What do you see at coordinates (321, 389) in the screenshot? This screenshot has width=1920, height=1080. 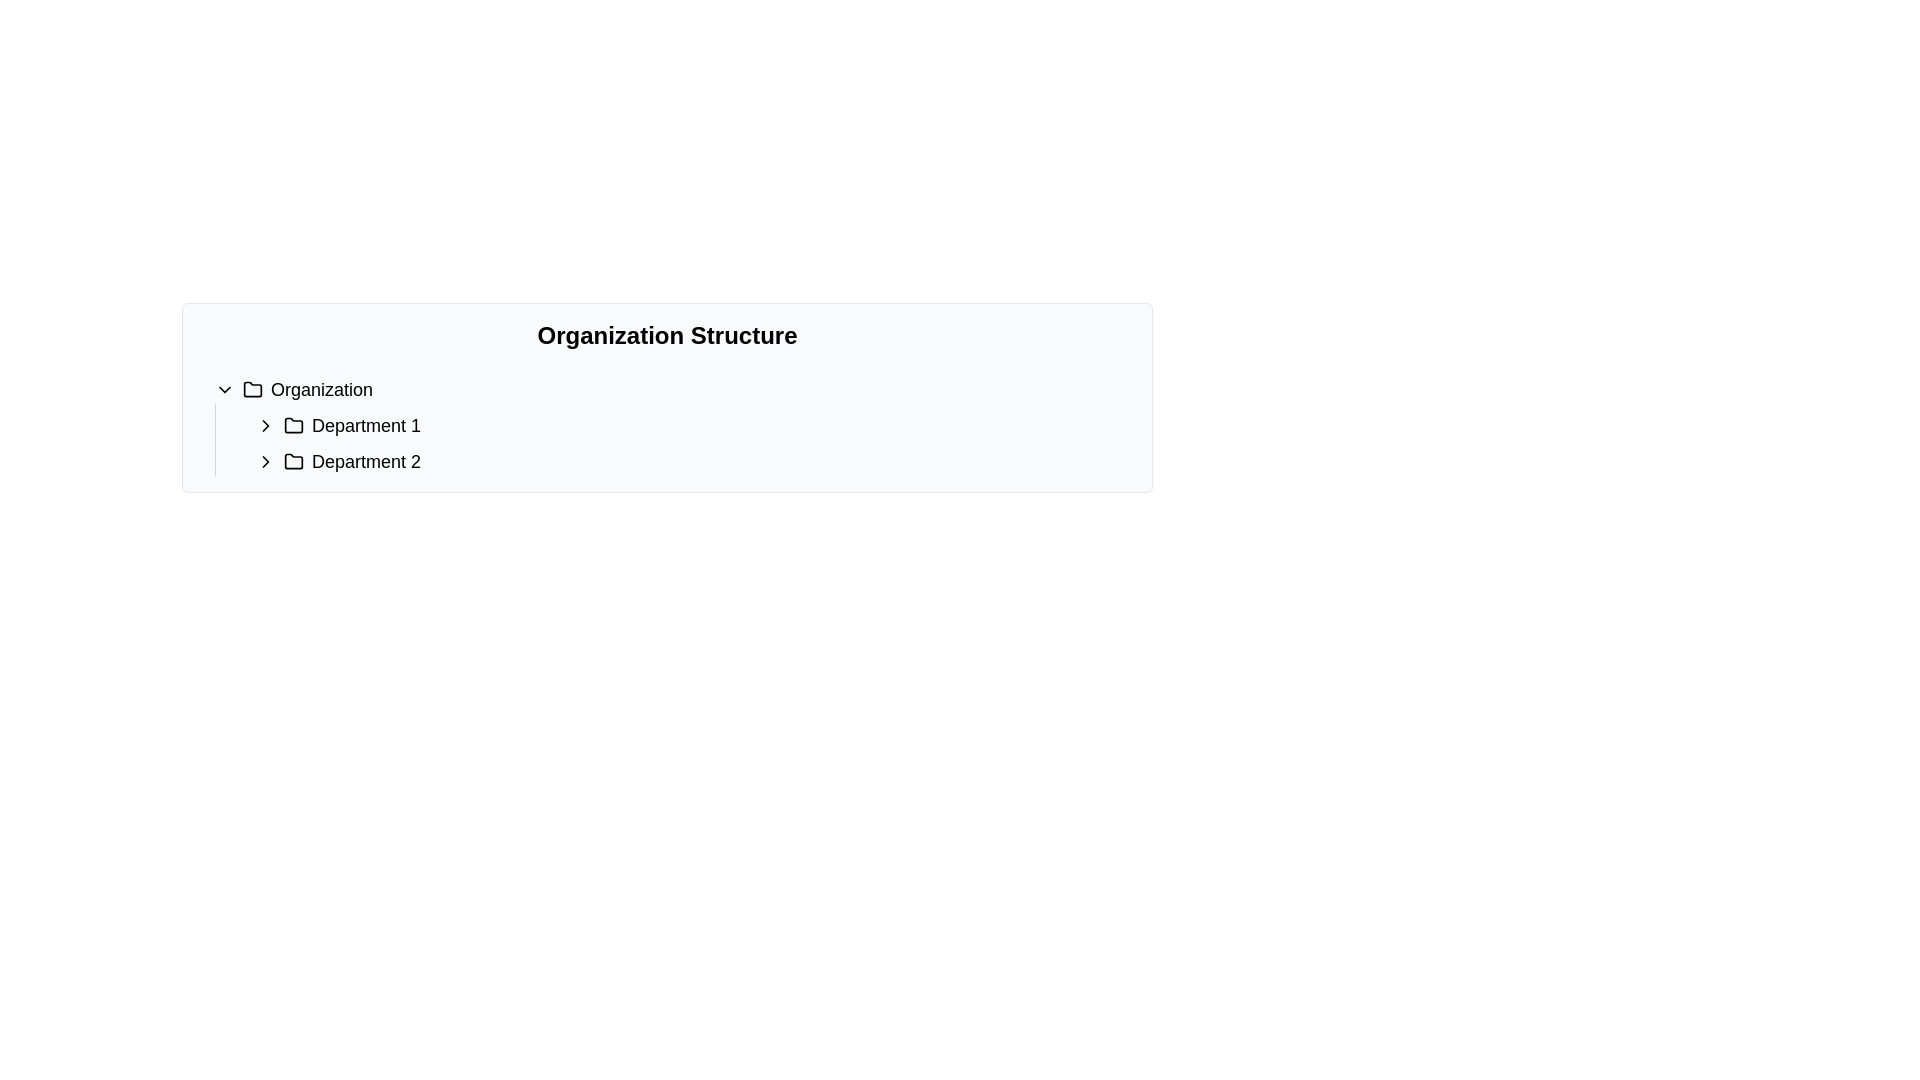 I see `the Static text label displaying the word 'Organization', which is prominently styled and located to the right of a folder icon and slightly below a dropdown icon in the UI` at bounding box center [321, 389].